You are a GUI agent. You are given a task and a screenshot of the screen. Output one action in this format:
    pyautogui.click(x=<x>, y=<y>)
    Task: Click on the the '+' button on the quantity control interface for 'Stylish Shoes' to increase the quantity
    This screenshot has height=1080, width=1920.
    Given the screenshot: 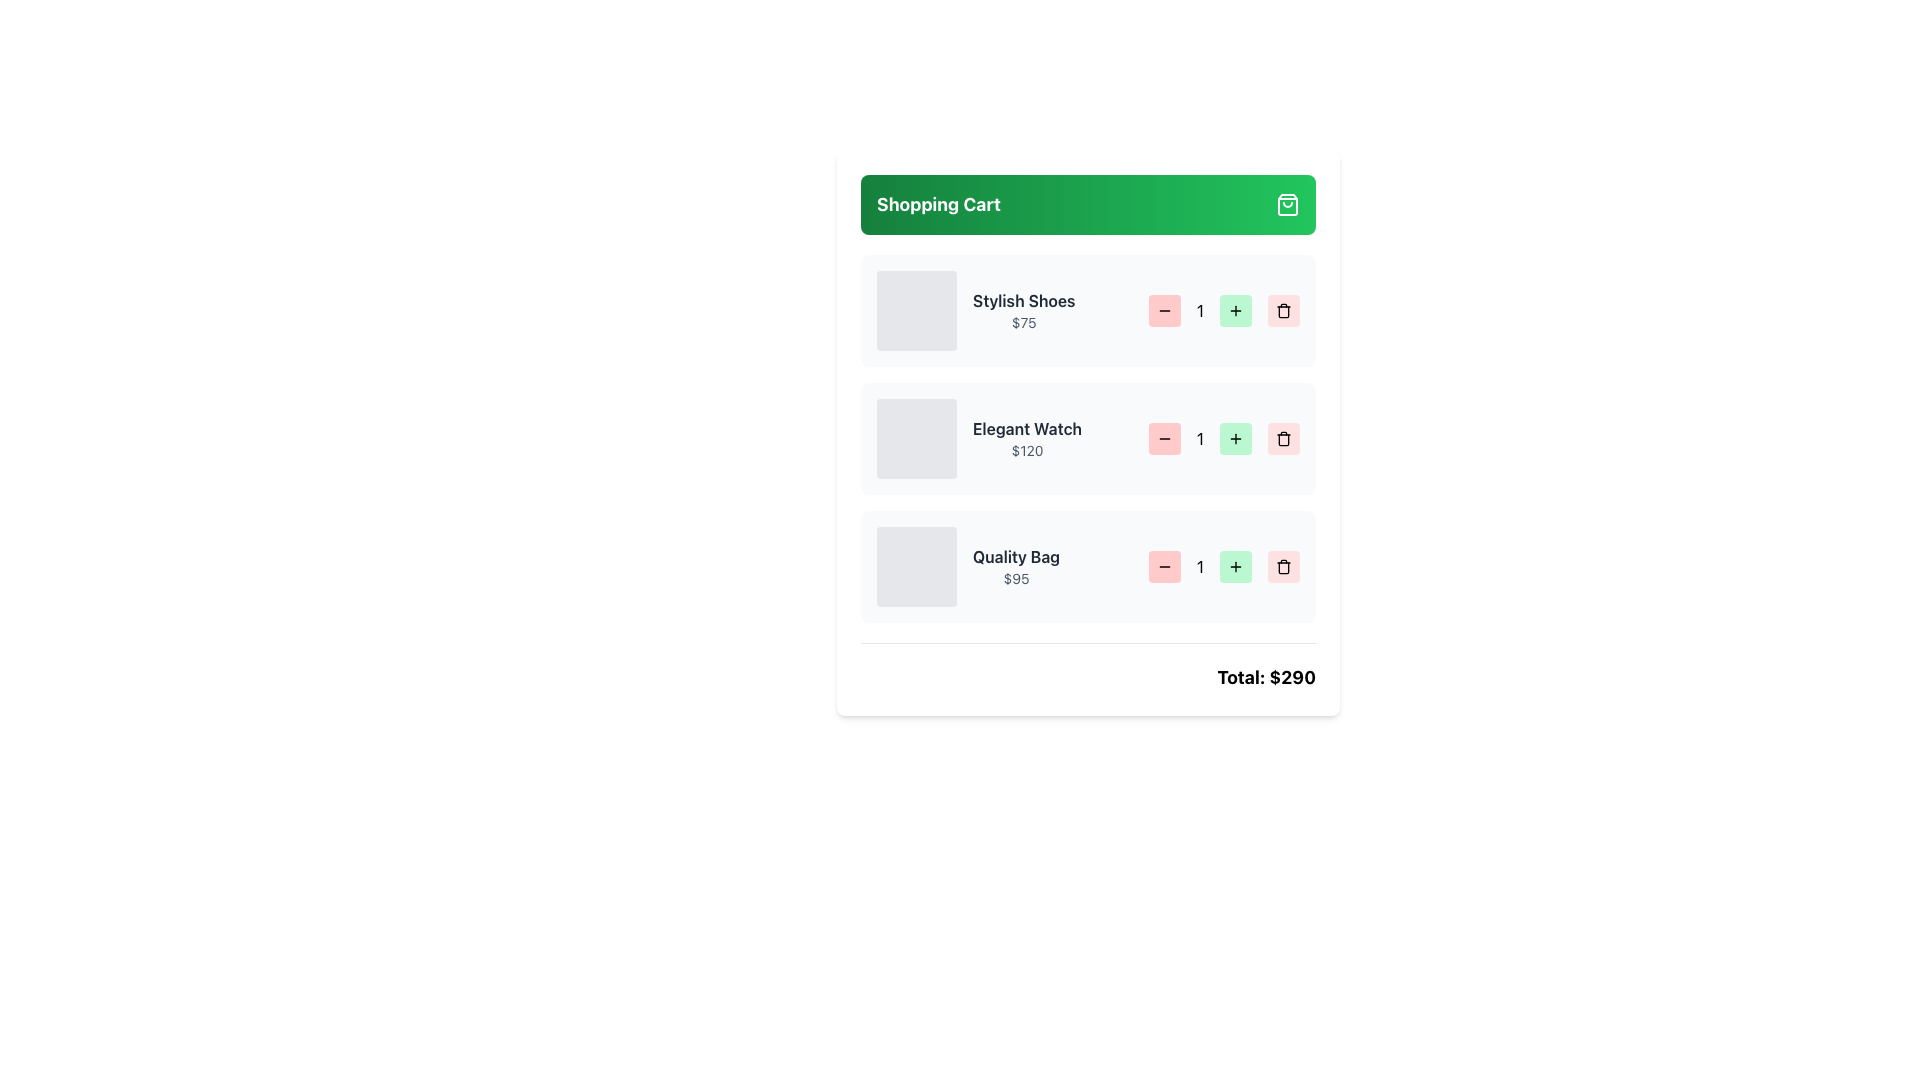 What is the action you would take?
    pyautogui.click(x=1223, y=311)
    